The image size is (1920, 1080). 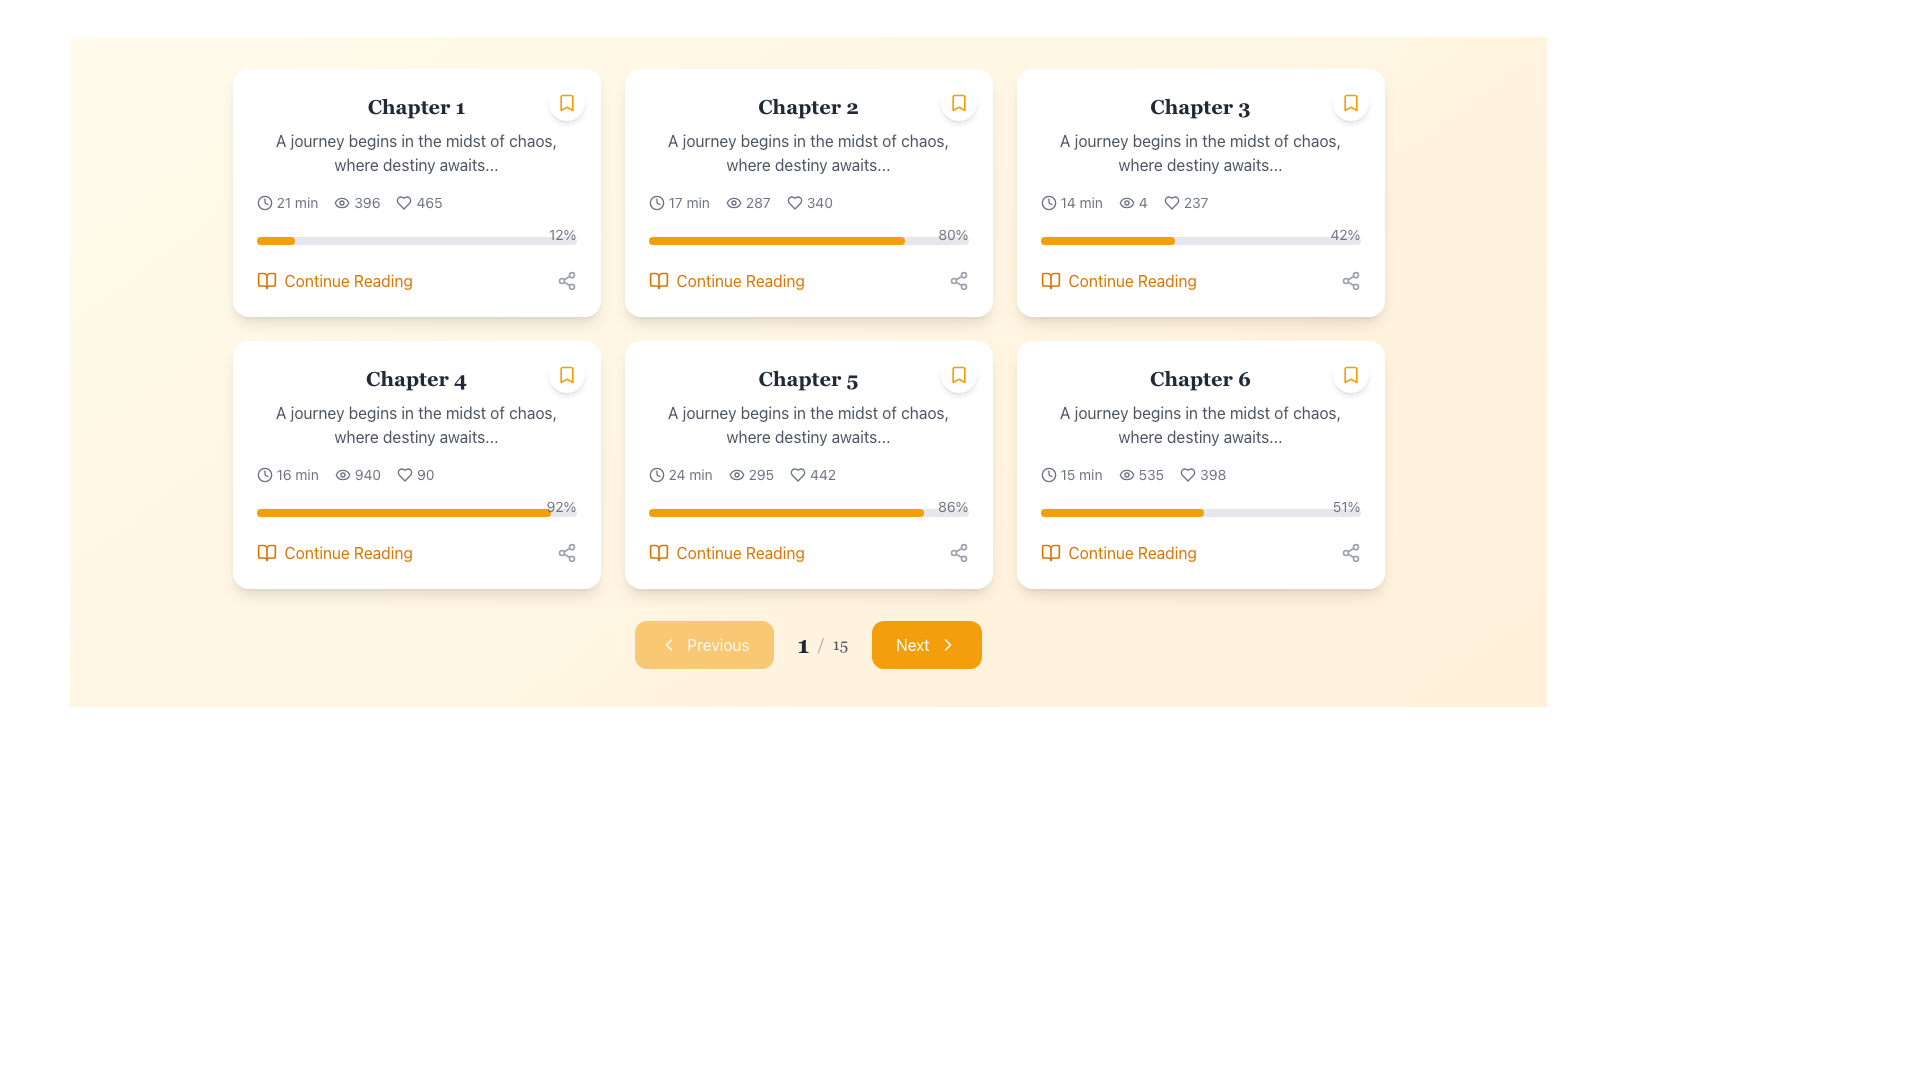 I want to click on the orange bookmark icon located at the top right corner of the card labeled 'Chapter 4', so click(x=565, y=374).